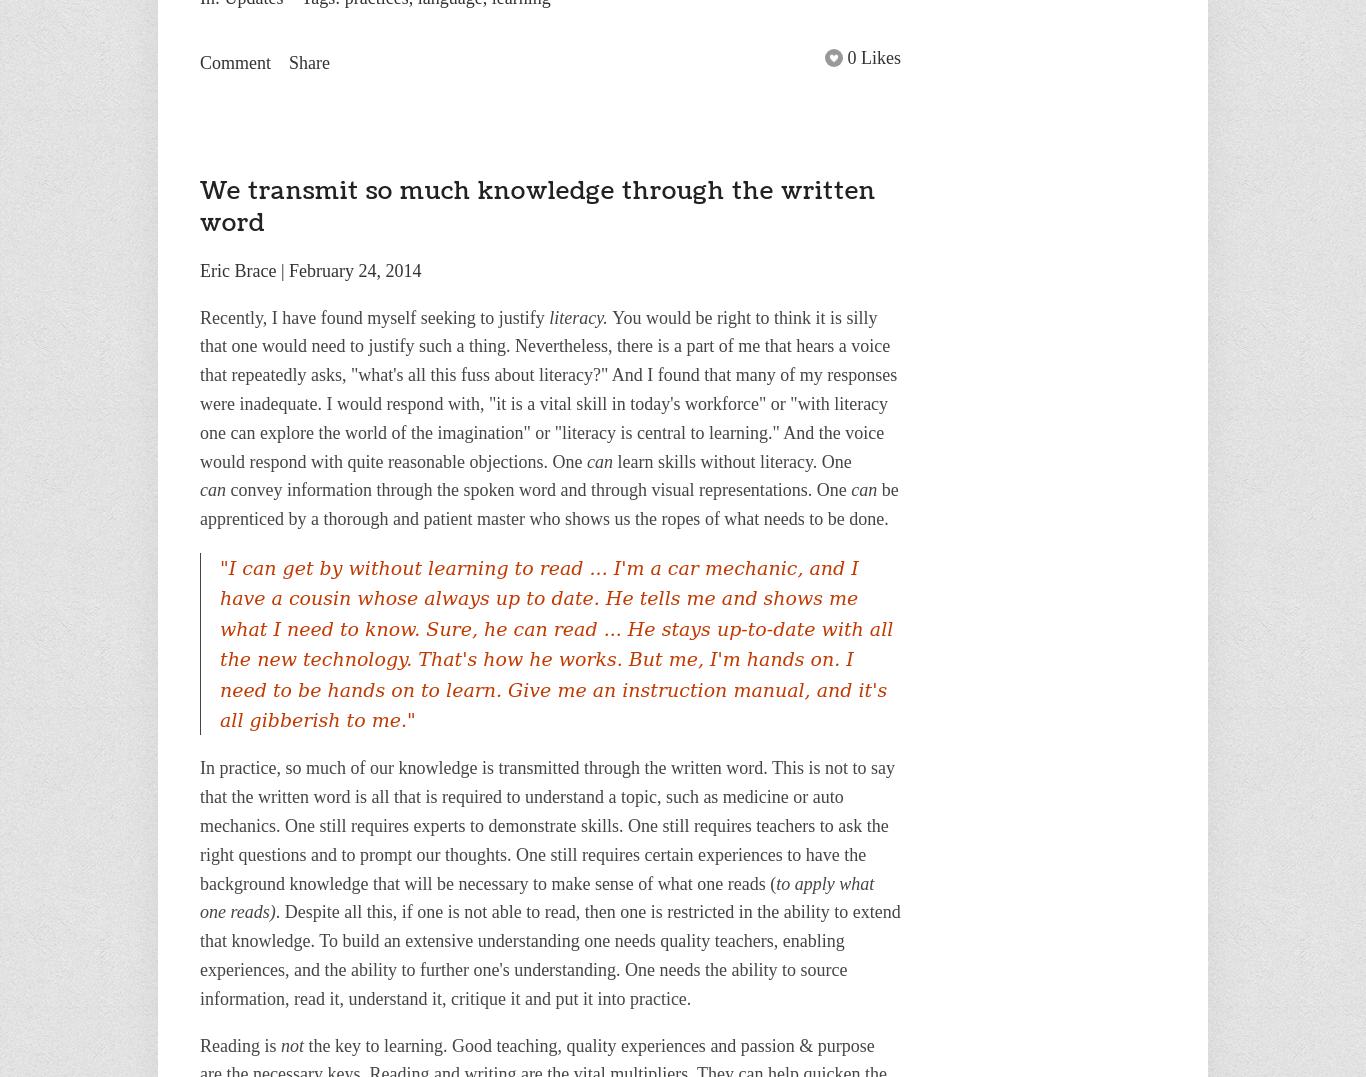  What do you see at coordinates (731, 460) in the screenshot?
I see `'learn skills without literacy. One'` at bounding box center [731, 460].